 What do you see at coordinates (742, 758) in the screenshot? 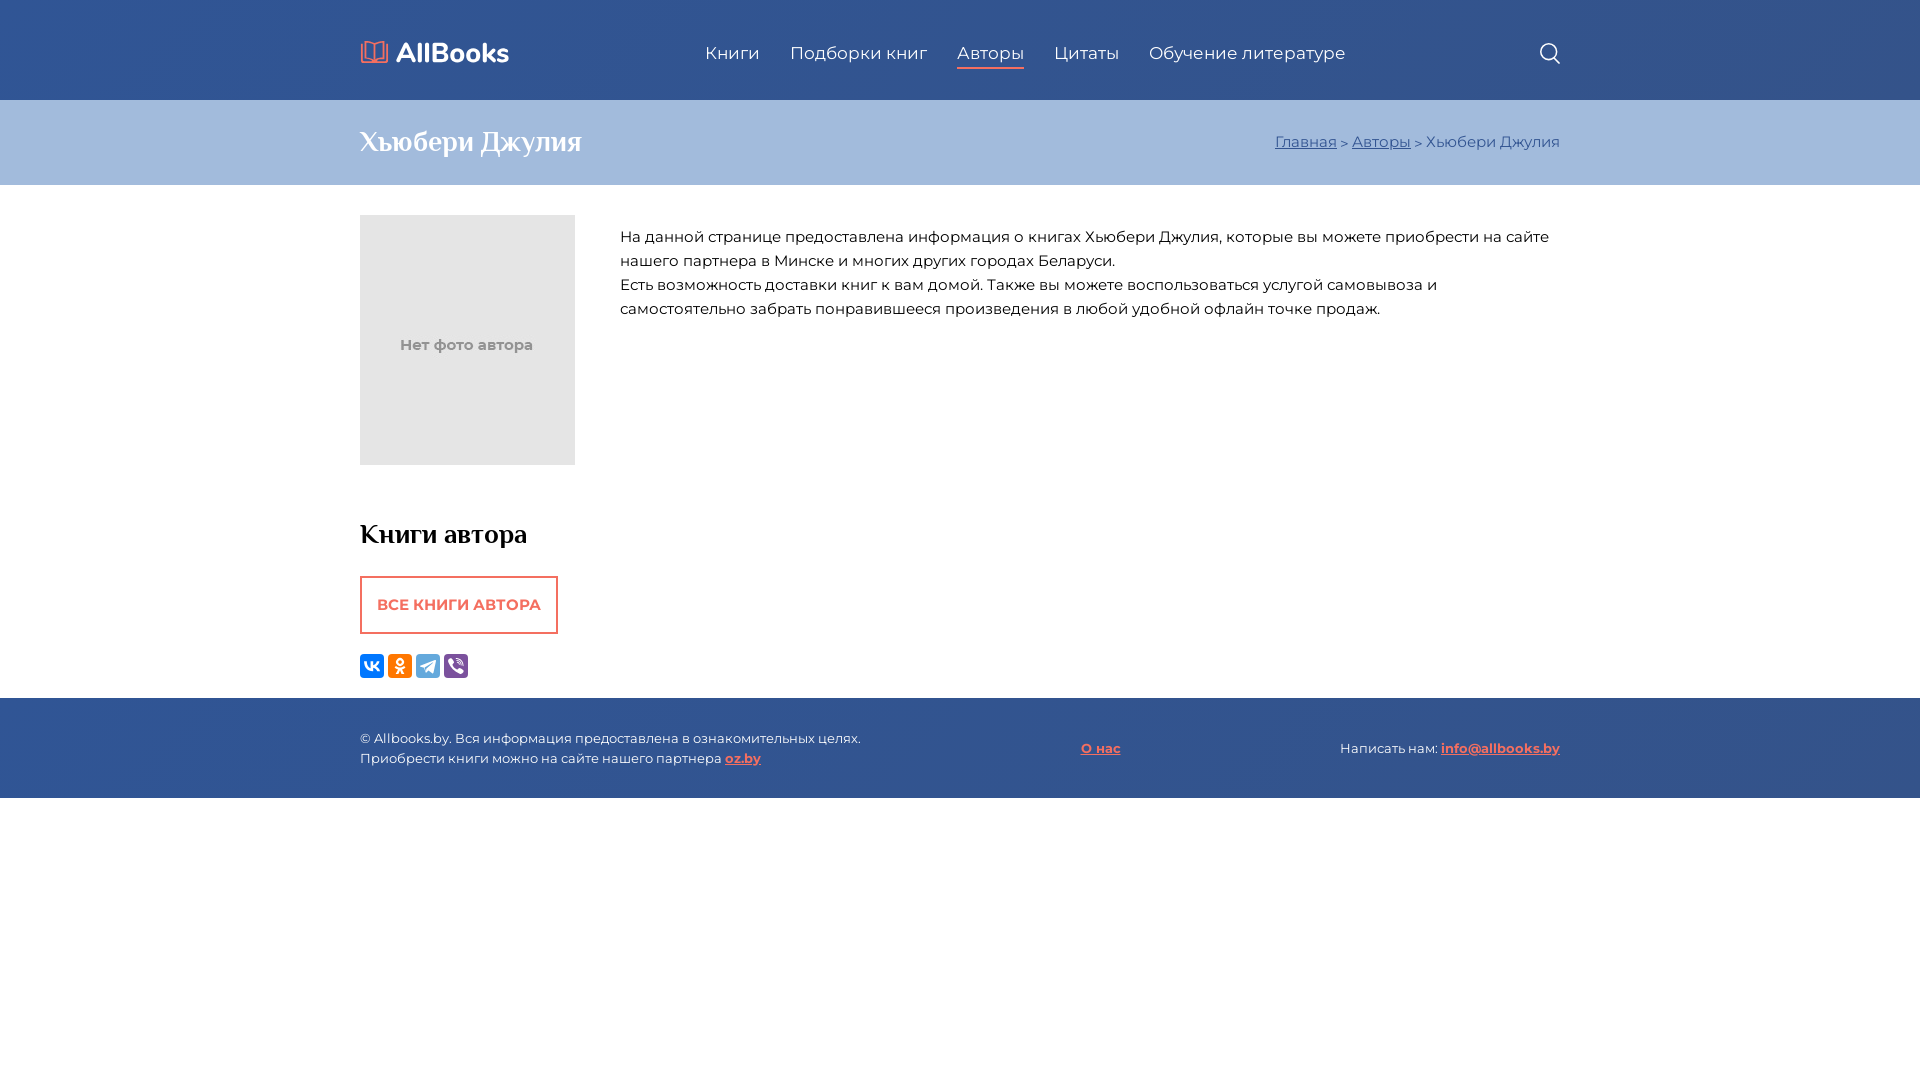
I see `'oz.by'` at bounding box center [742, 758].